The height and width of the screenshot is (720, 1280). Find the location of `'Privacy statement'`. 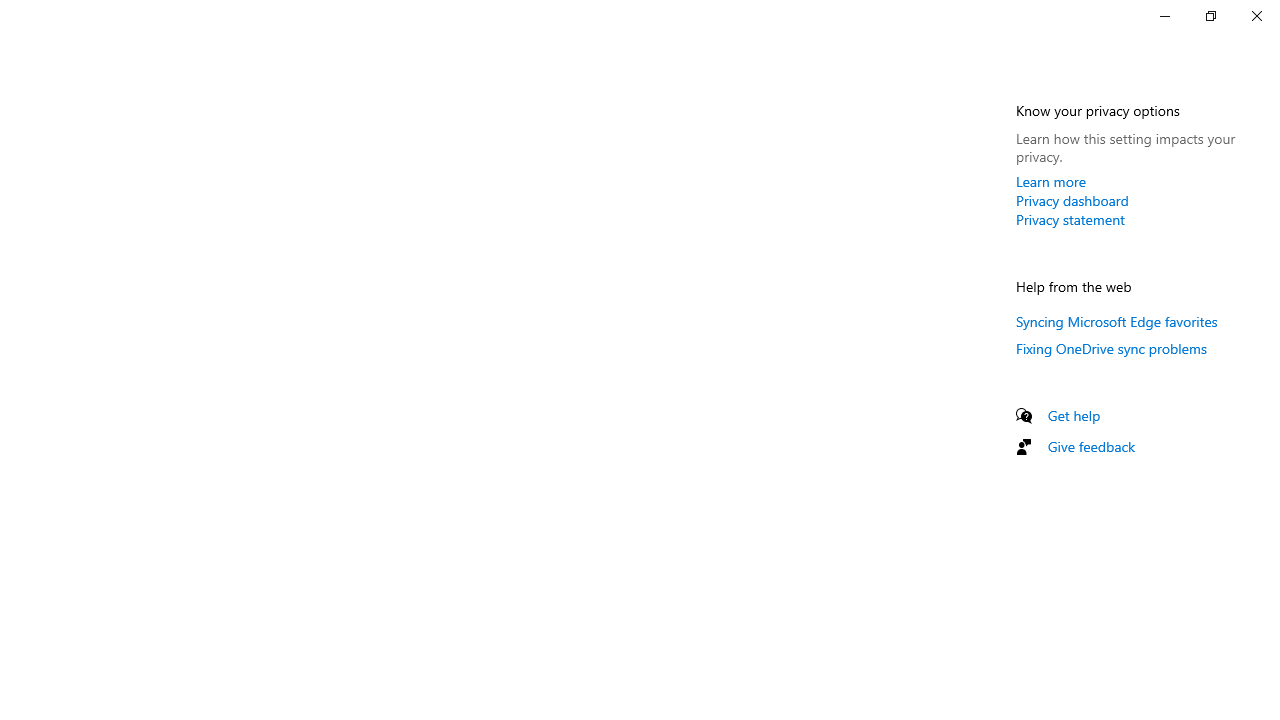

'Privacy statement' is located at coordinates (1069, 219).